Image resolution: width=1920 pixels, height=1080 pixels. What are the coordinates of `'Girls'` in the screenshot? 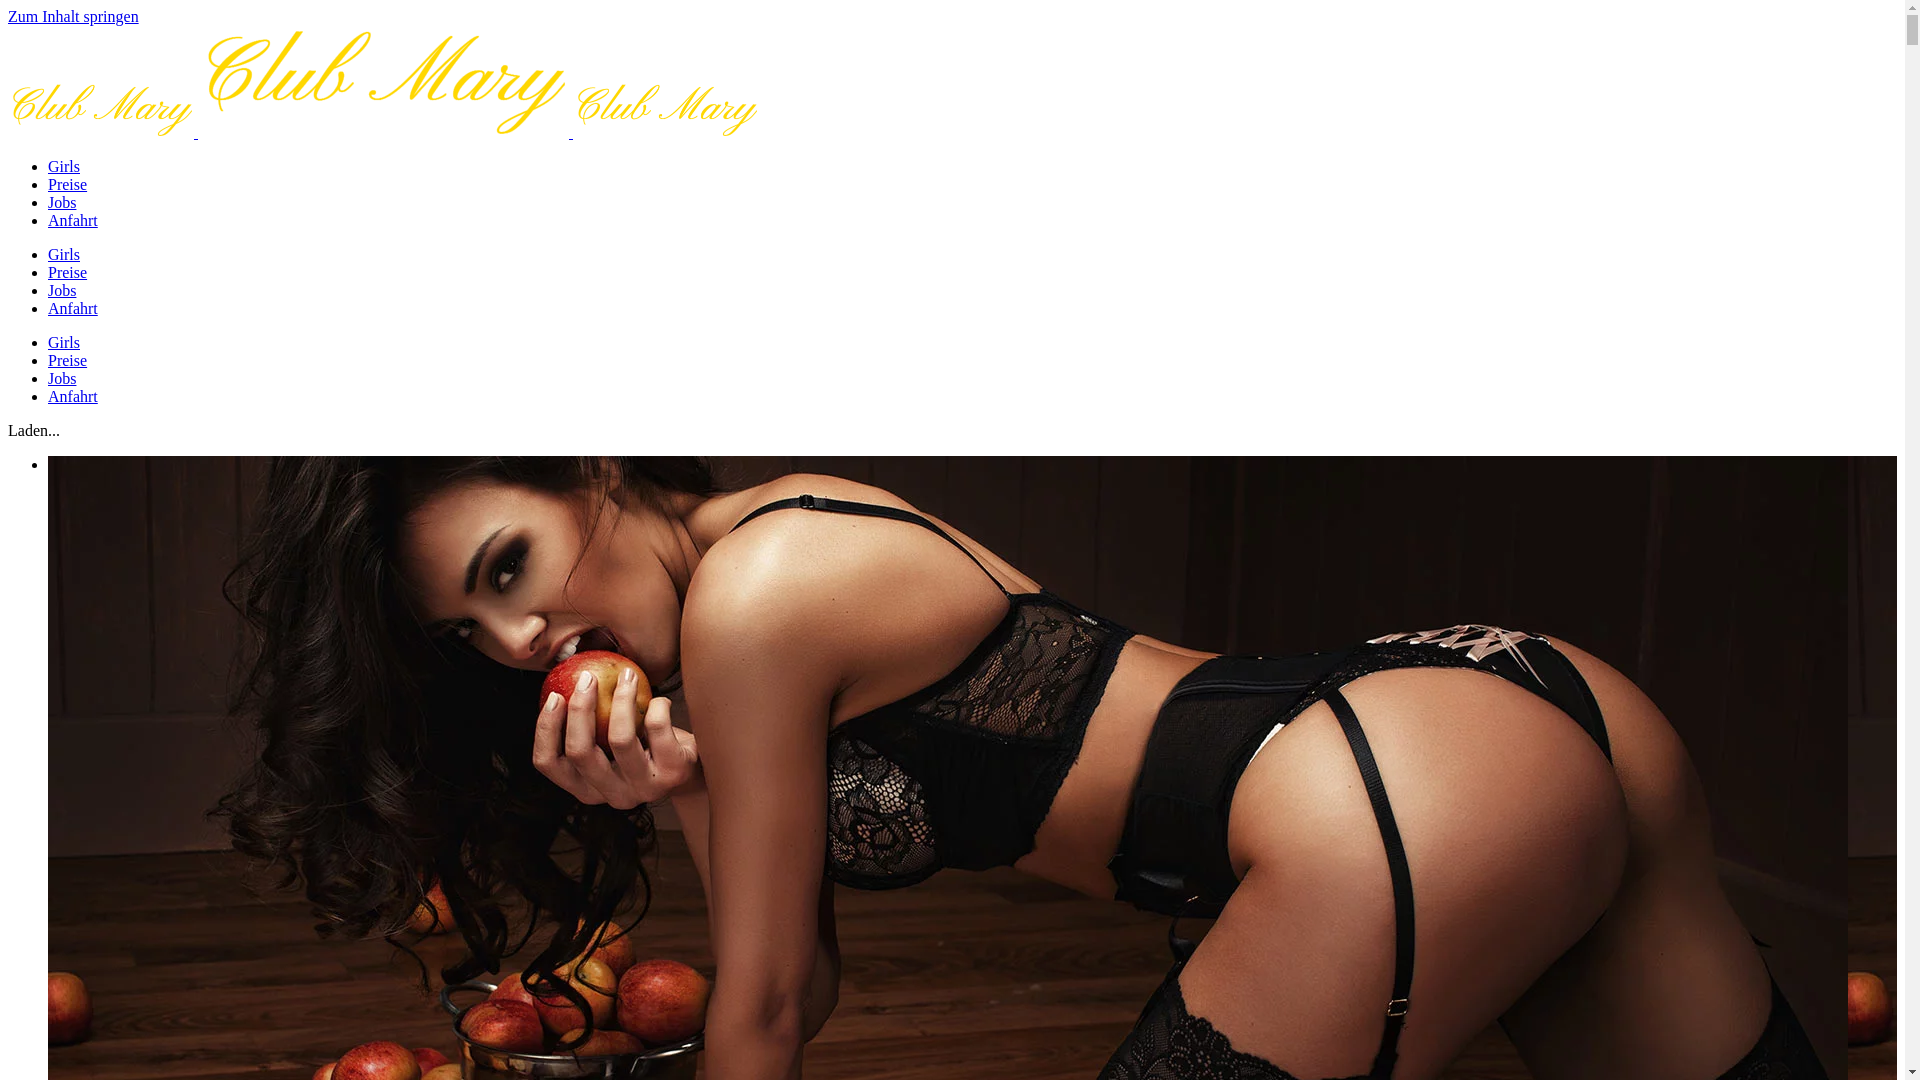 It's located at (63, 341).